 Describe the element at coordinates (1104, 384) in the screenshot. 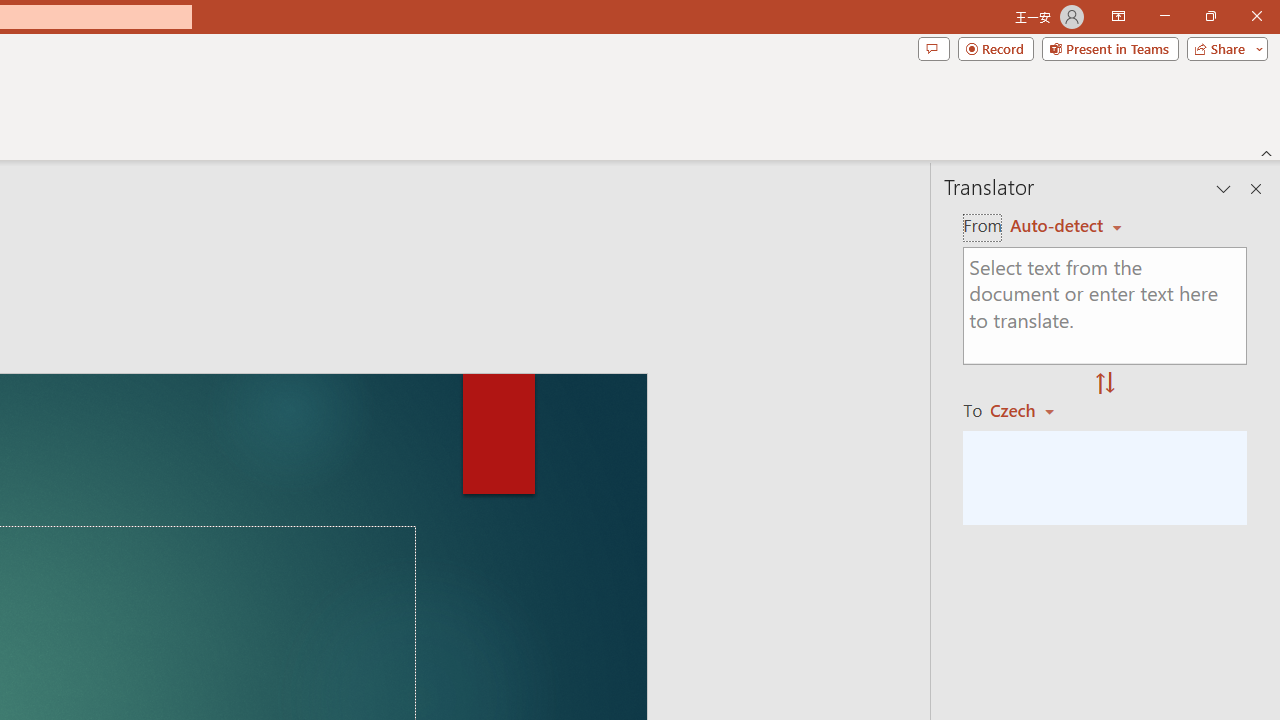

I see `'Swap "from" and "to" languages.'` at that location.